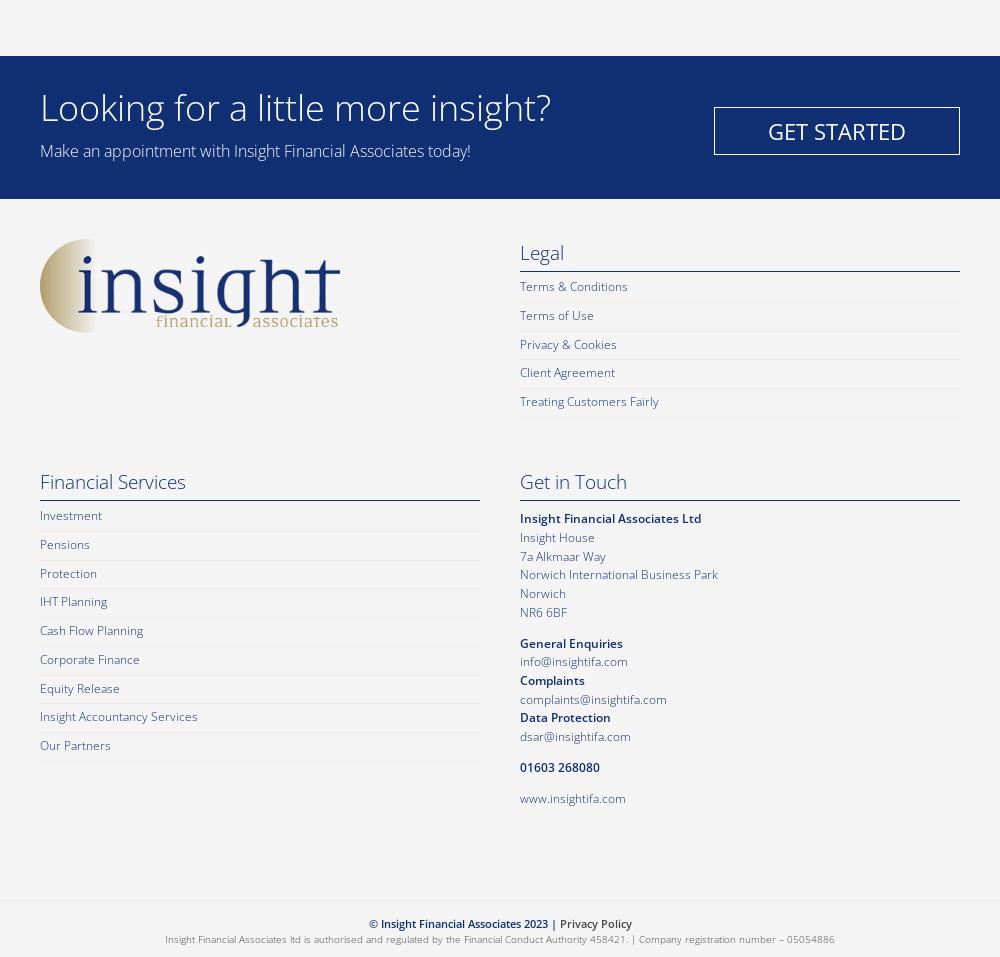 Image resolution: width=1000 pixels, height=957 pixels. Describe the element at coordinates (574, 736) in the screenshot. I see `'dsar@insightifa.com'` at that location.